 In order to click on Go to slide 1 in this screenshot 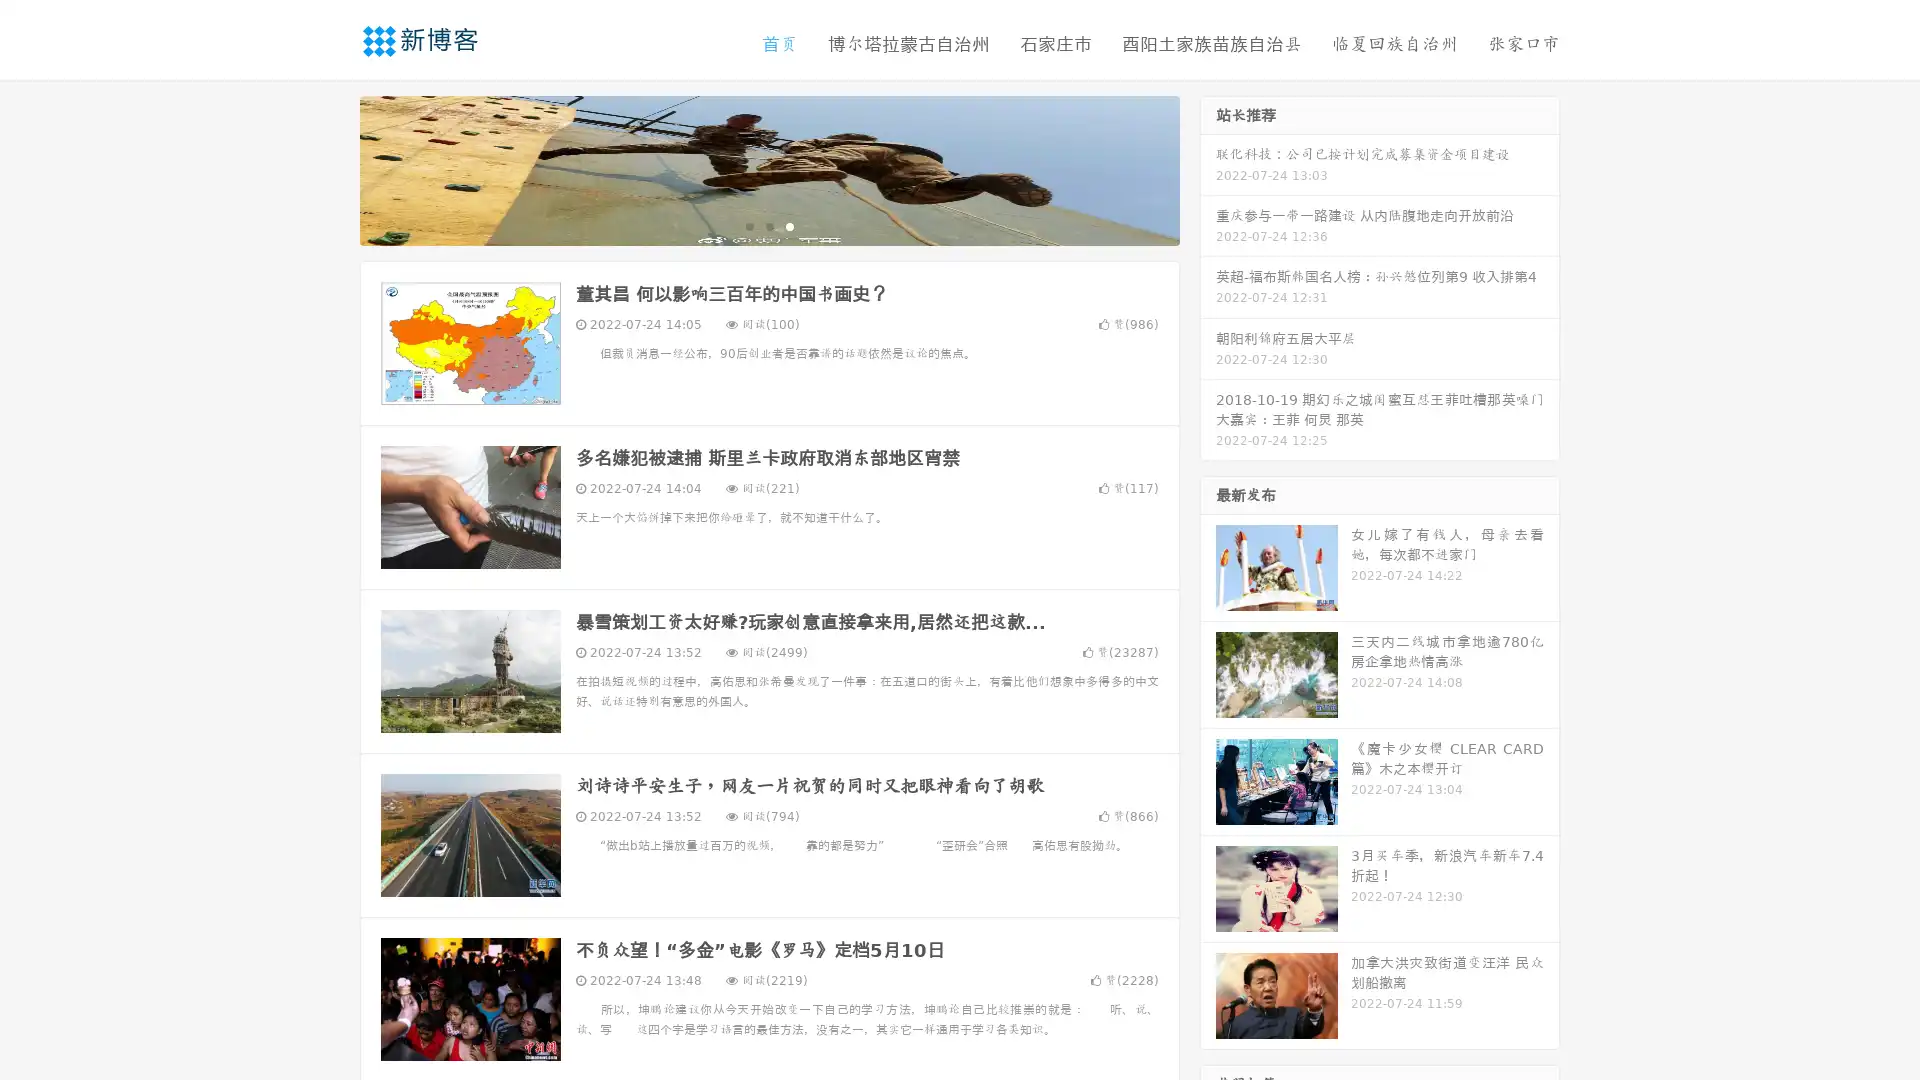, I will do `click(748, 225)`.